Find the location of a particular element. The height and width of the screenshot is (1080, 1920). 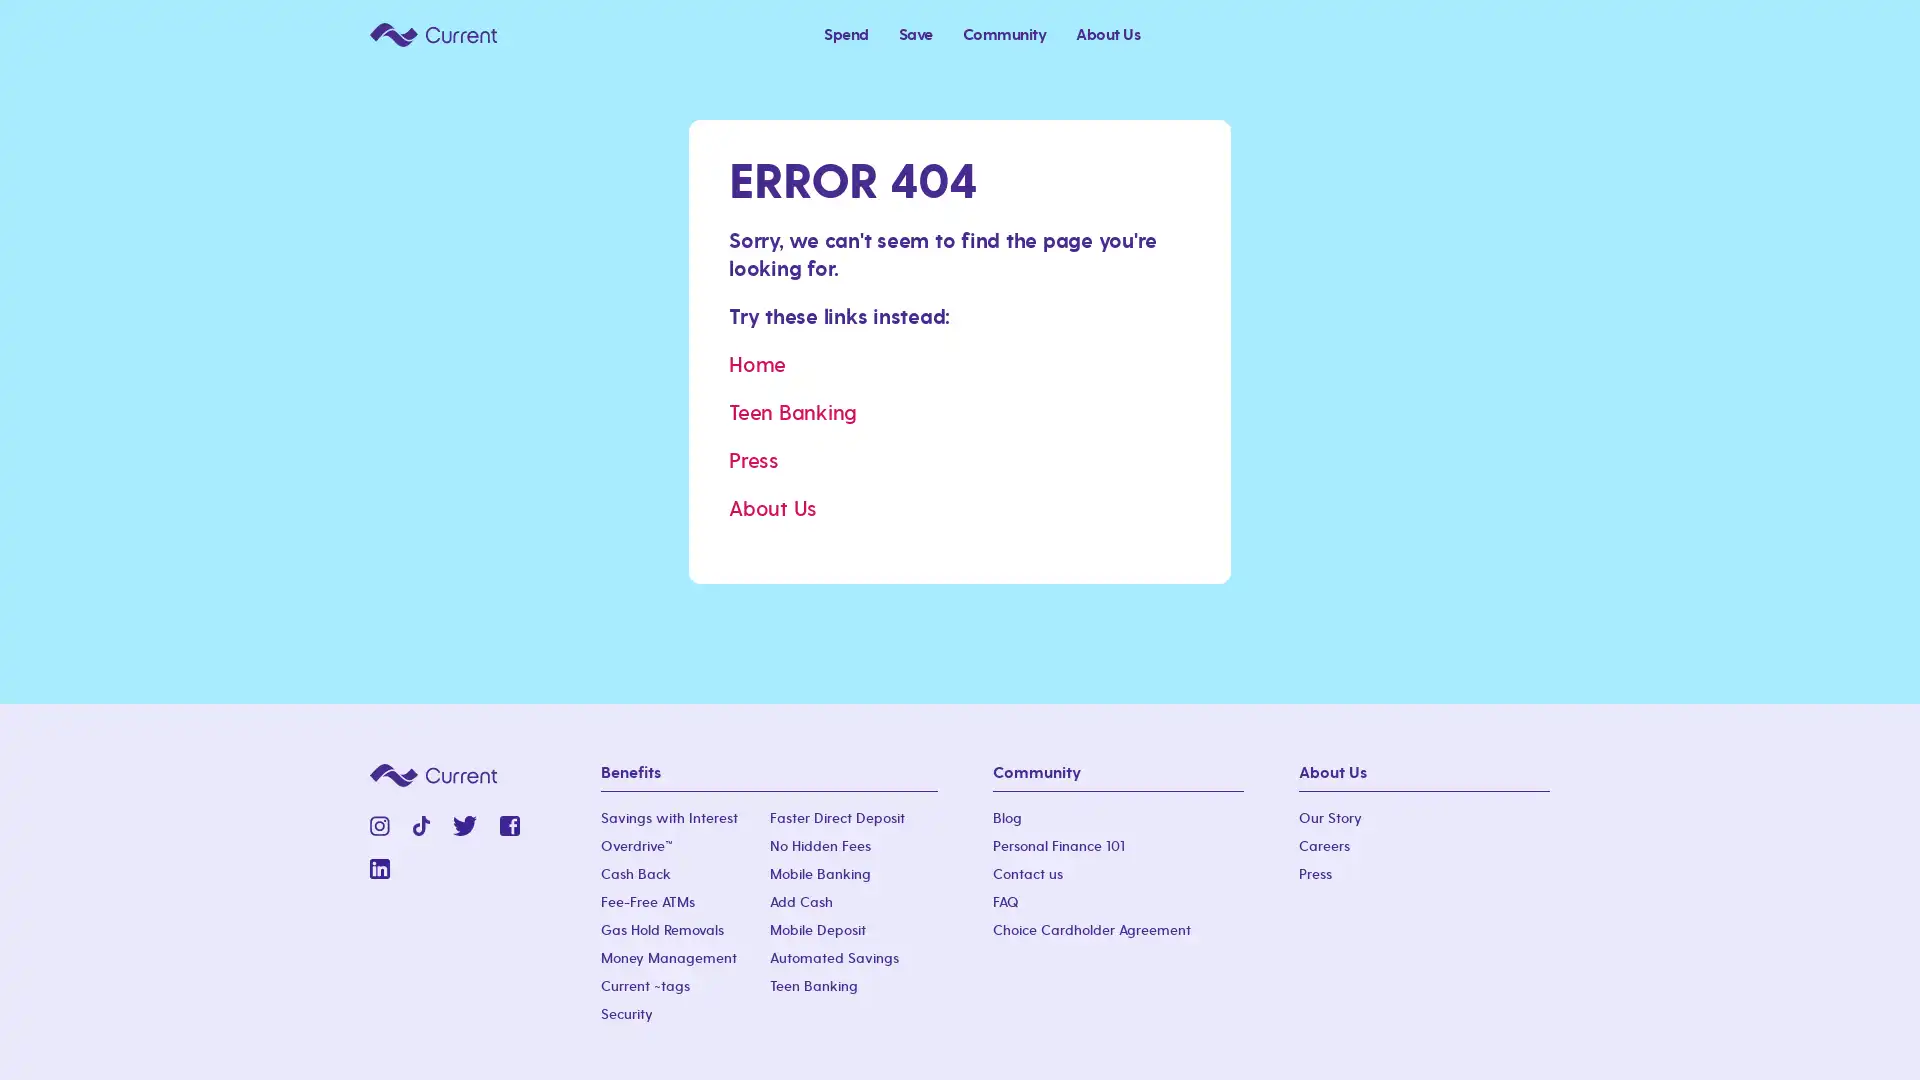

OverdriveTM is located at coordinates (636, 847).